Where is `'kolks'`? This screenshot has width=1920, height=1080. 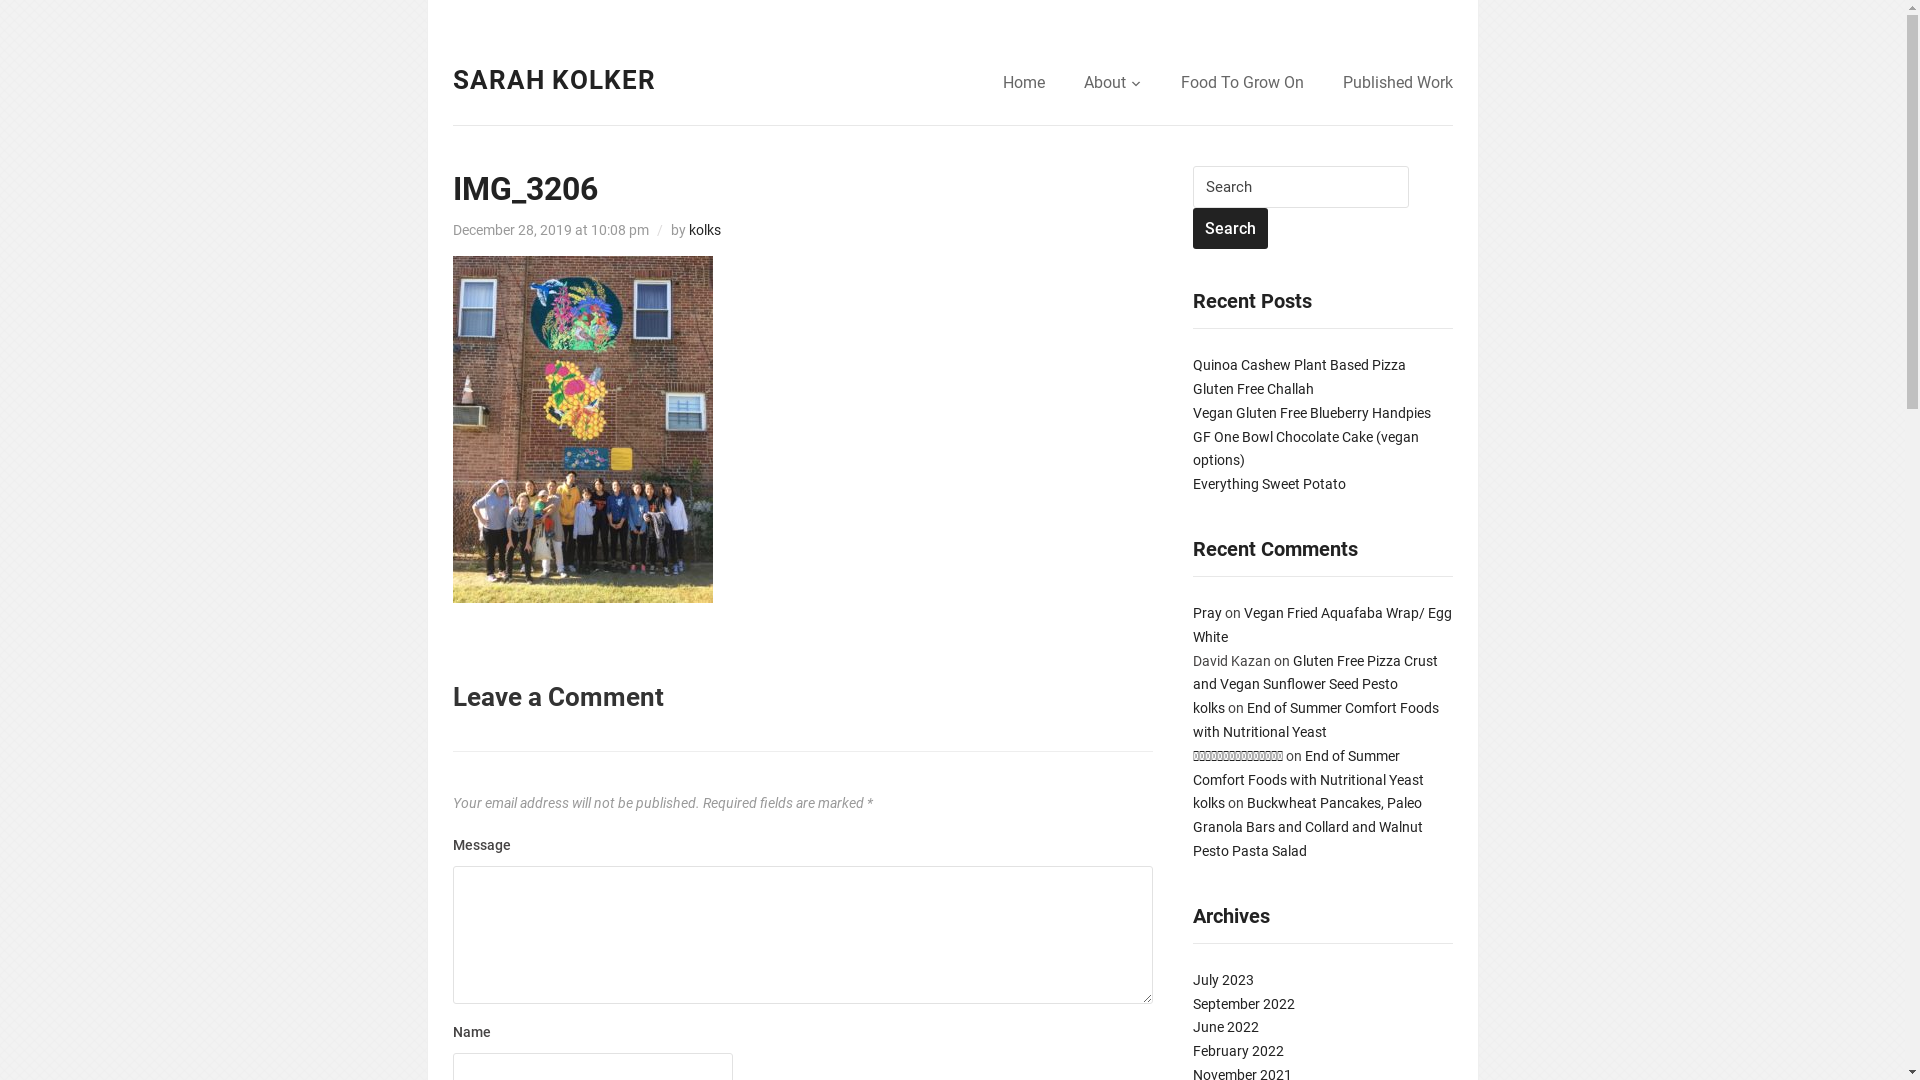
'kolks' is located at coordinates (704, 229).